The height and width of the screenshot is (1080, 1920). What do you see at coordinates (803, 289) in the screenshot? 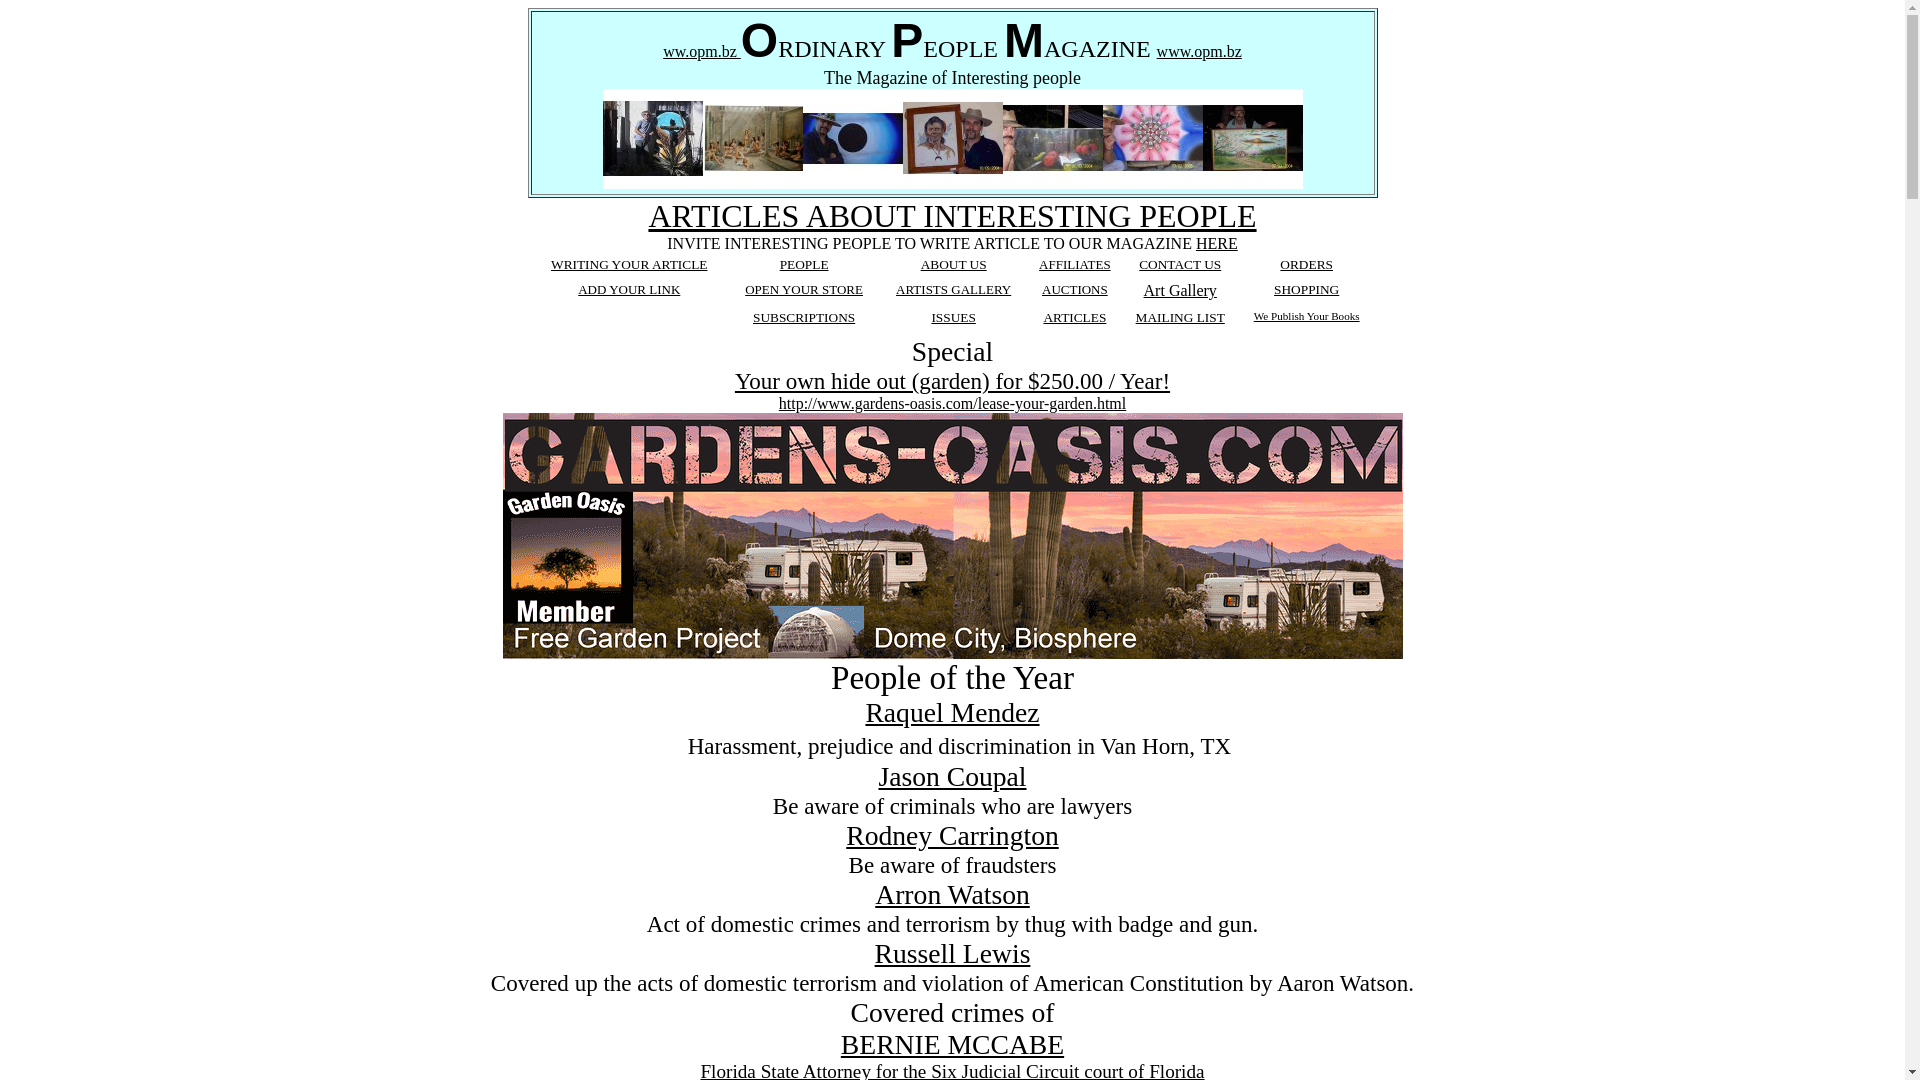
I see `'OPEN YOUR STORE'` at bounding box center [803, 289].